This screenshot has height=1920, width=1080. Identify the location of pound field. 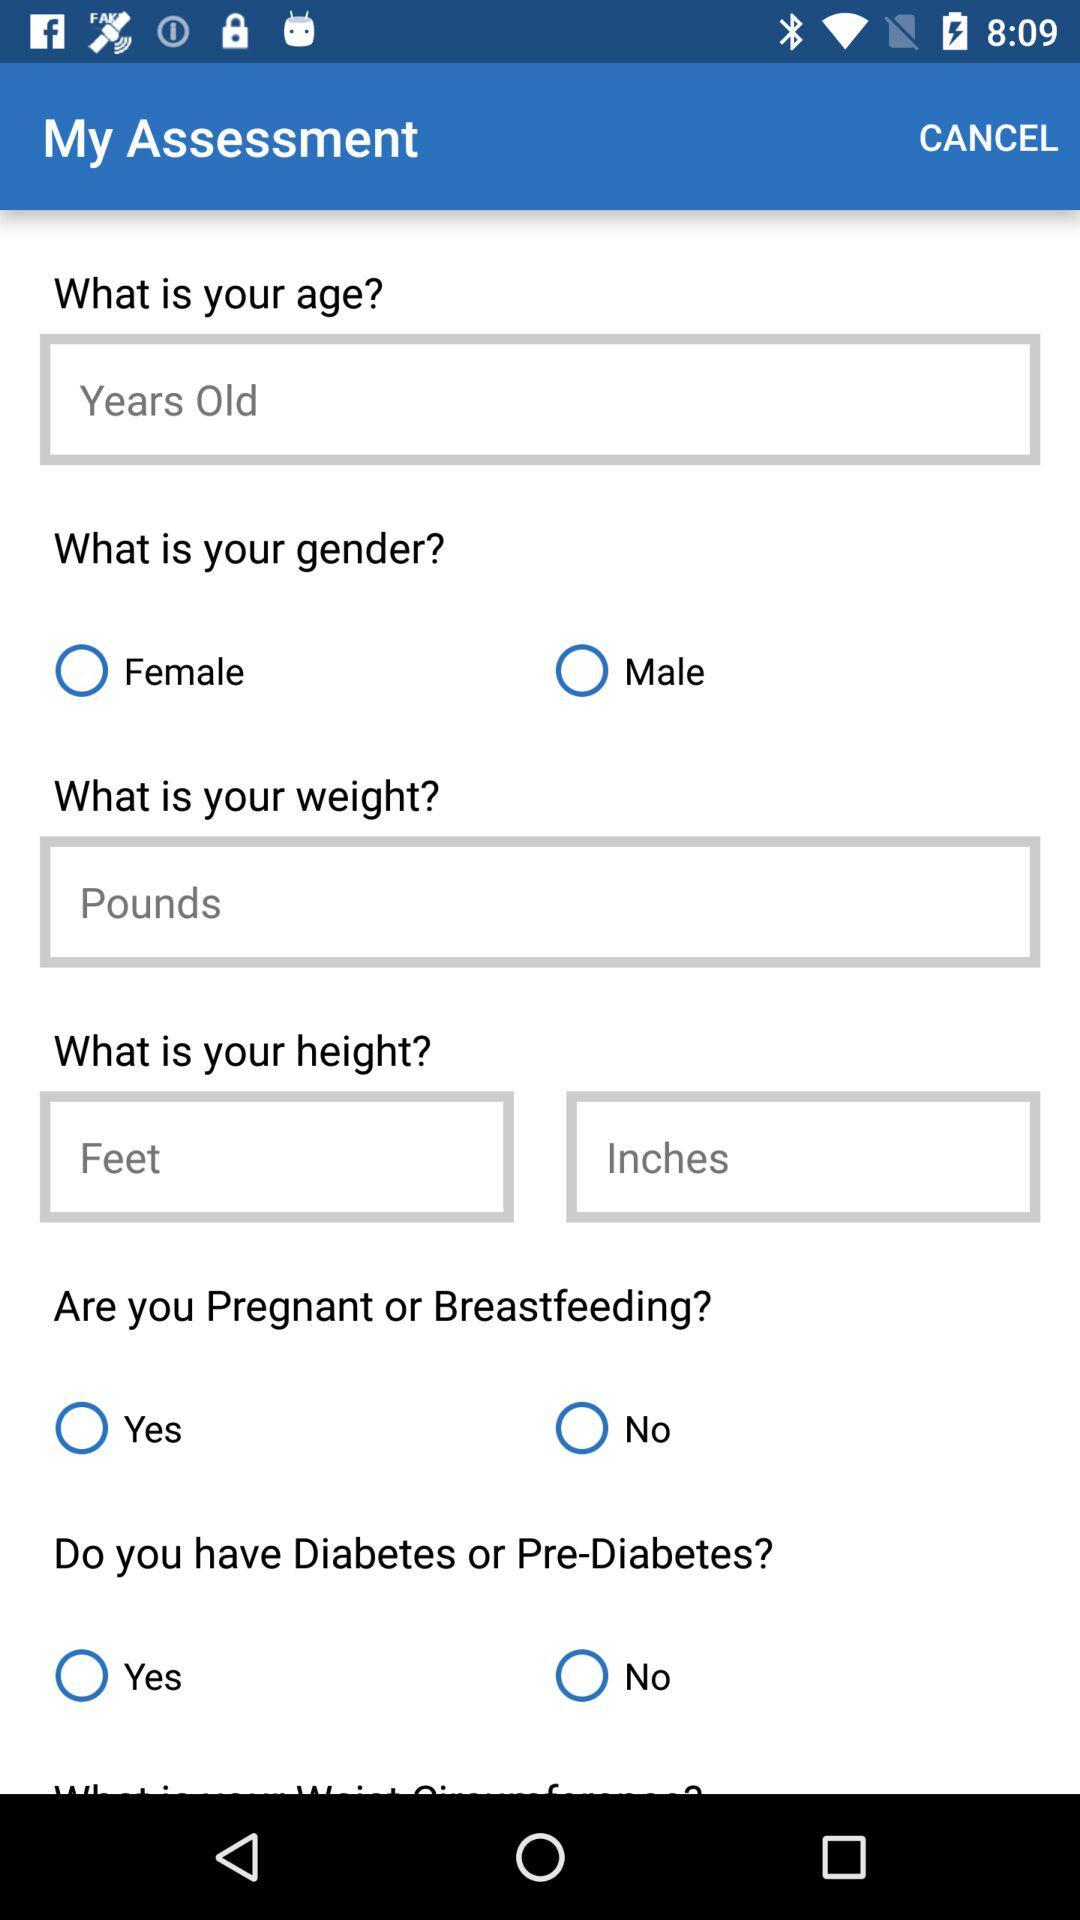
(540, 900).